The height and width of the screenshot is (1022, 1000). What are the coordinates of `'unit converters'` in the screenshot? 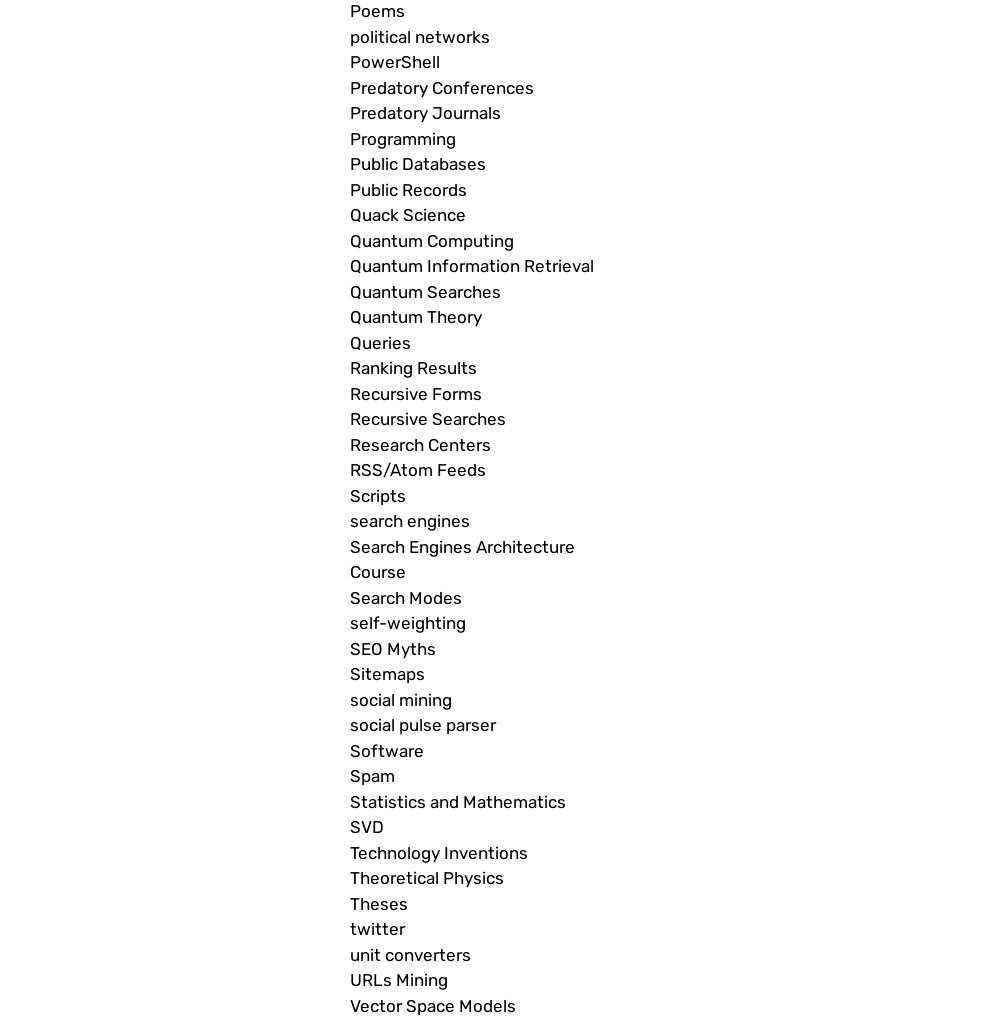 It's located at (349, 953).